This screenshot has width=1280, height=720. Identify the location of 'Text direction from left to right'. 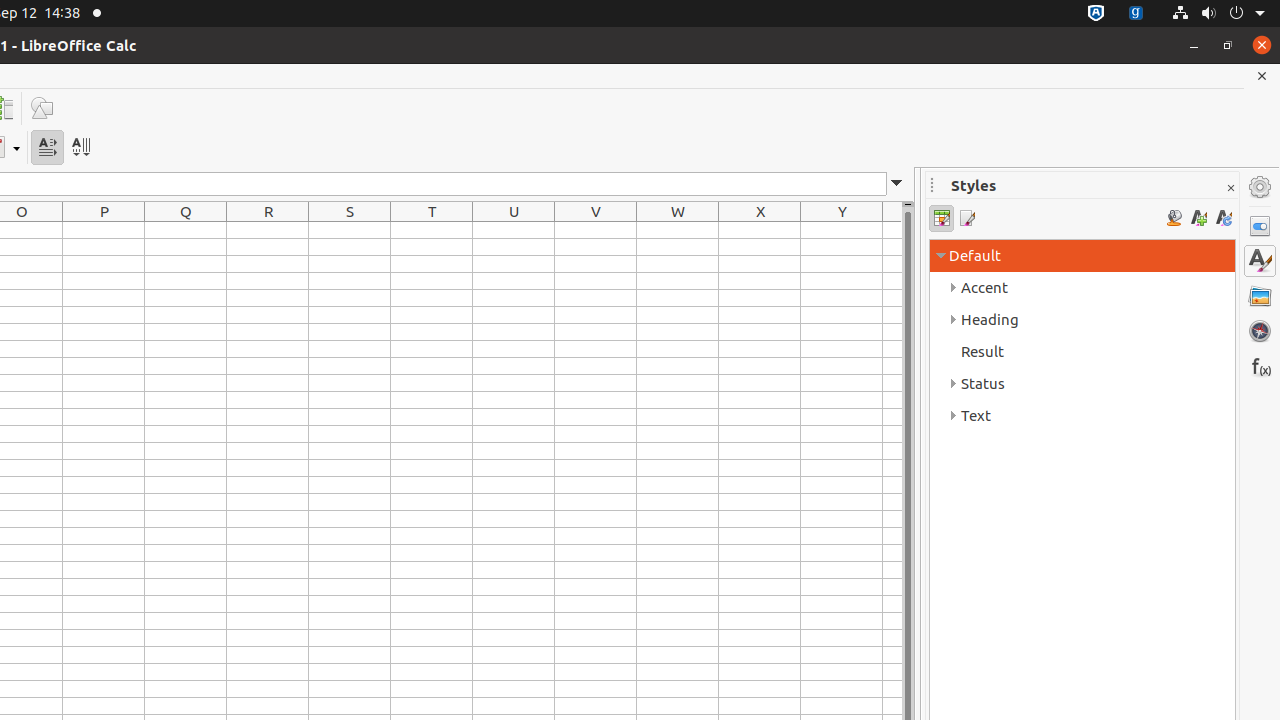
(47, 146).